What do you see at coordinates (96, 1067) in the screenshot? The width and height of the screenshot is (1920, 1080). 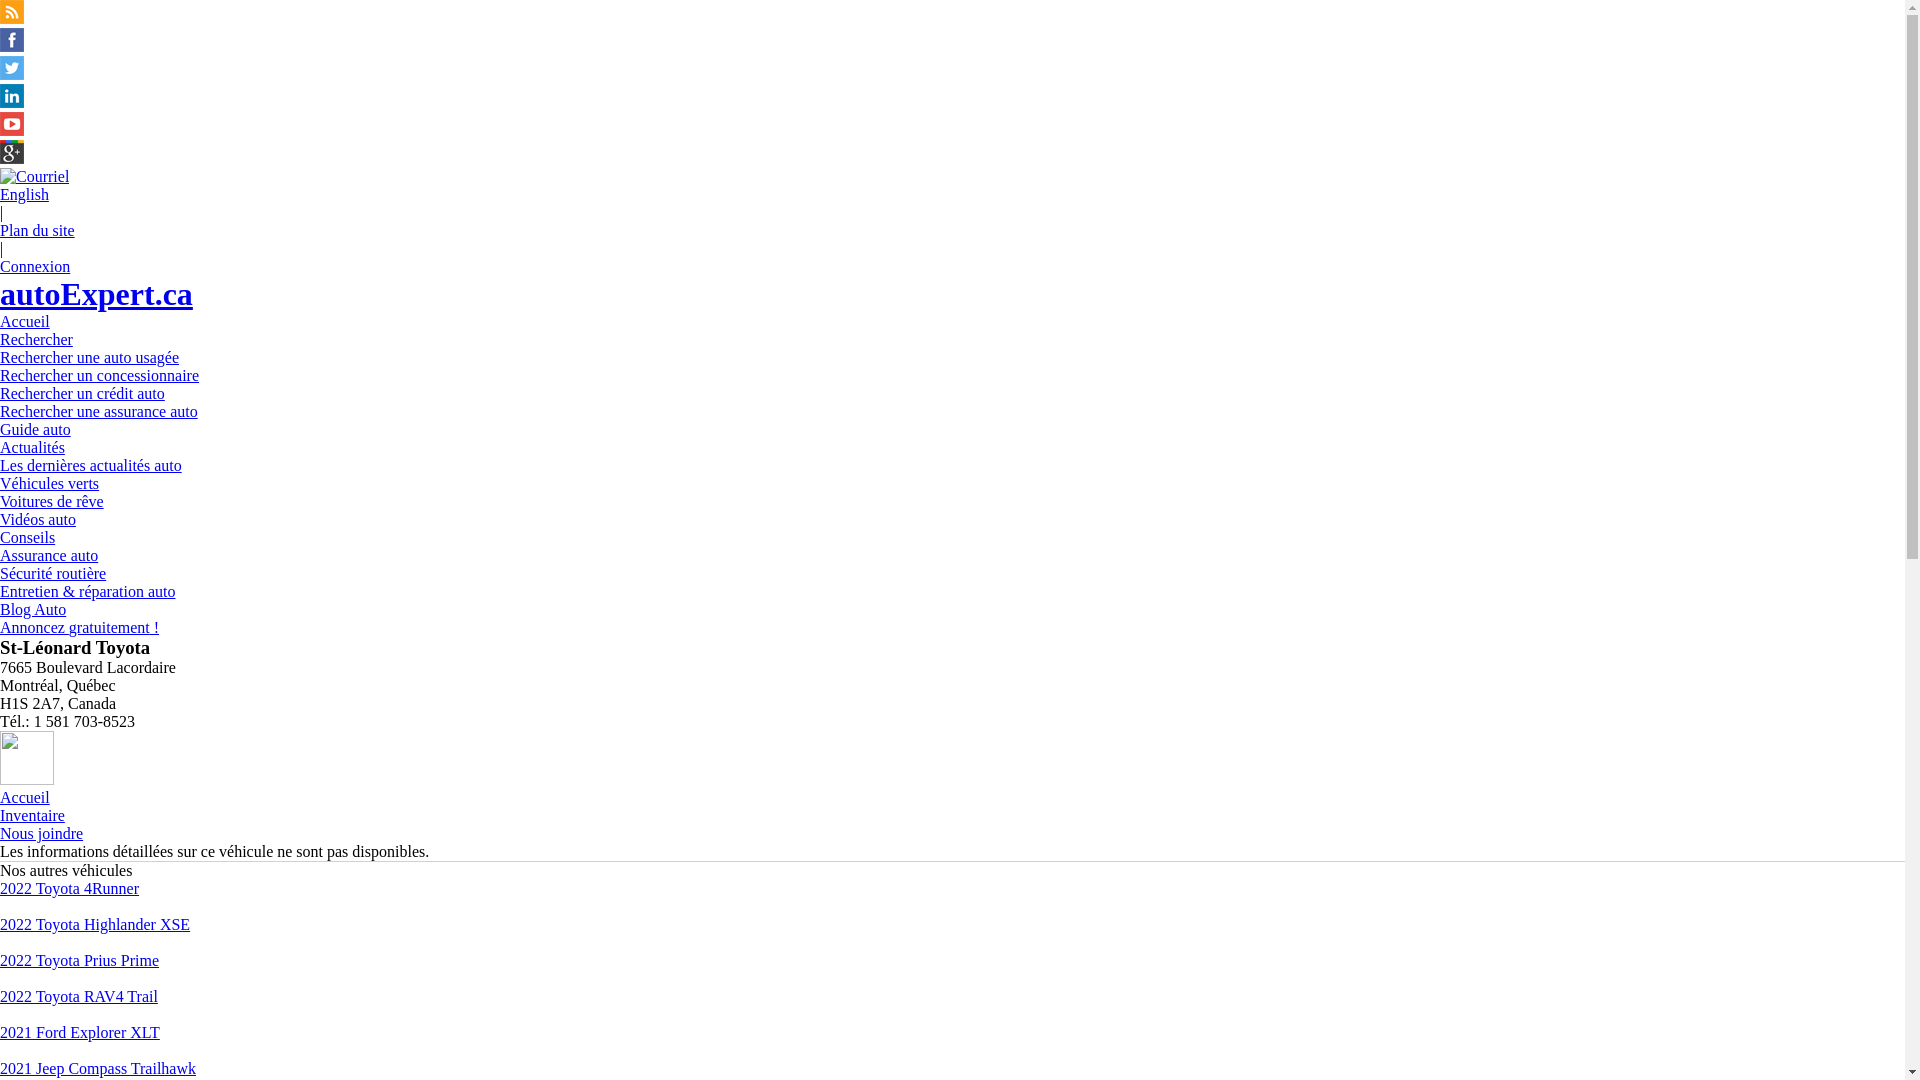 I see `'2021 Jeep Compass Trailhawk'` at bounding box center [96, 1067].